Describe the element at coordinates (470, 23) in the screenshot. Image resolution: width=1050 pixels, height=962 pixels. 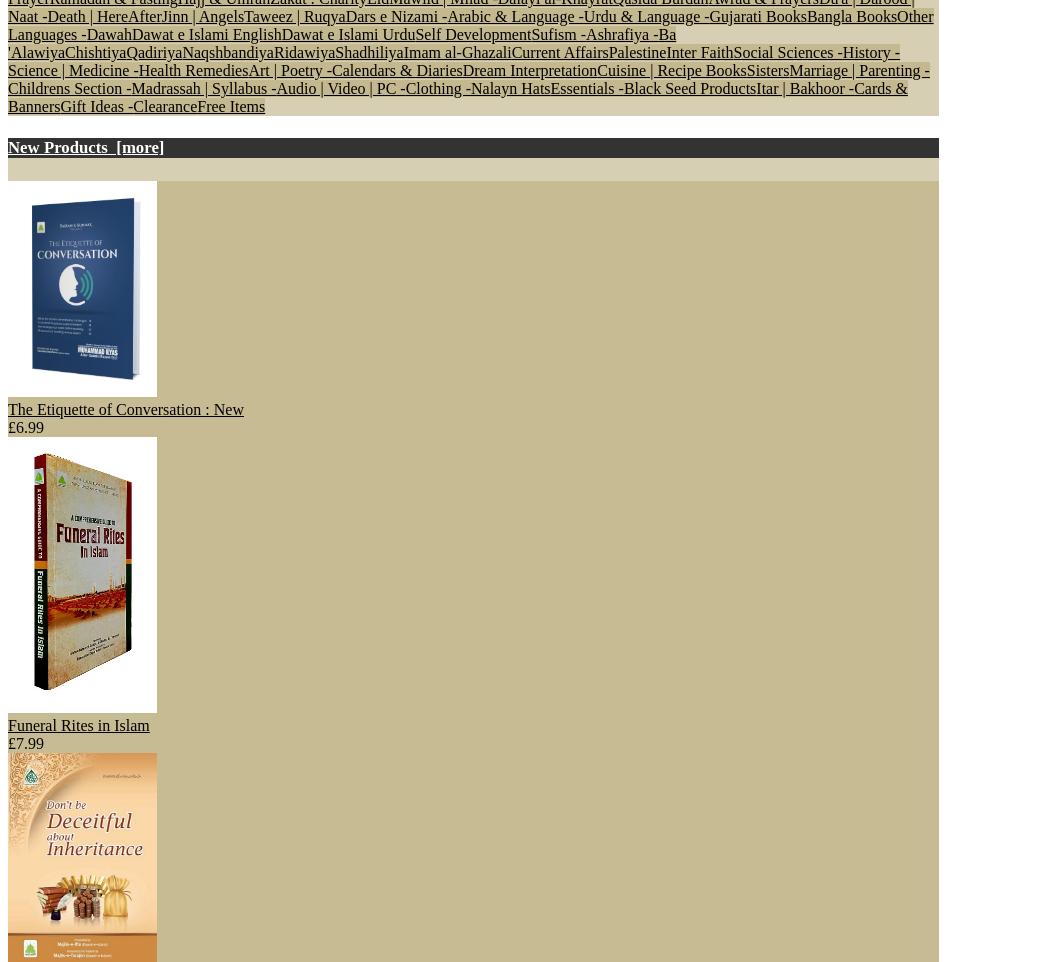
I see `'Other Languages -'` at that location.